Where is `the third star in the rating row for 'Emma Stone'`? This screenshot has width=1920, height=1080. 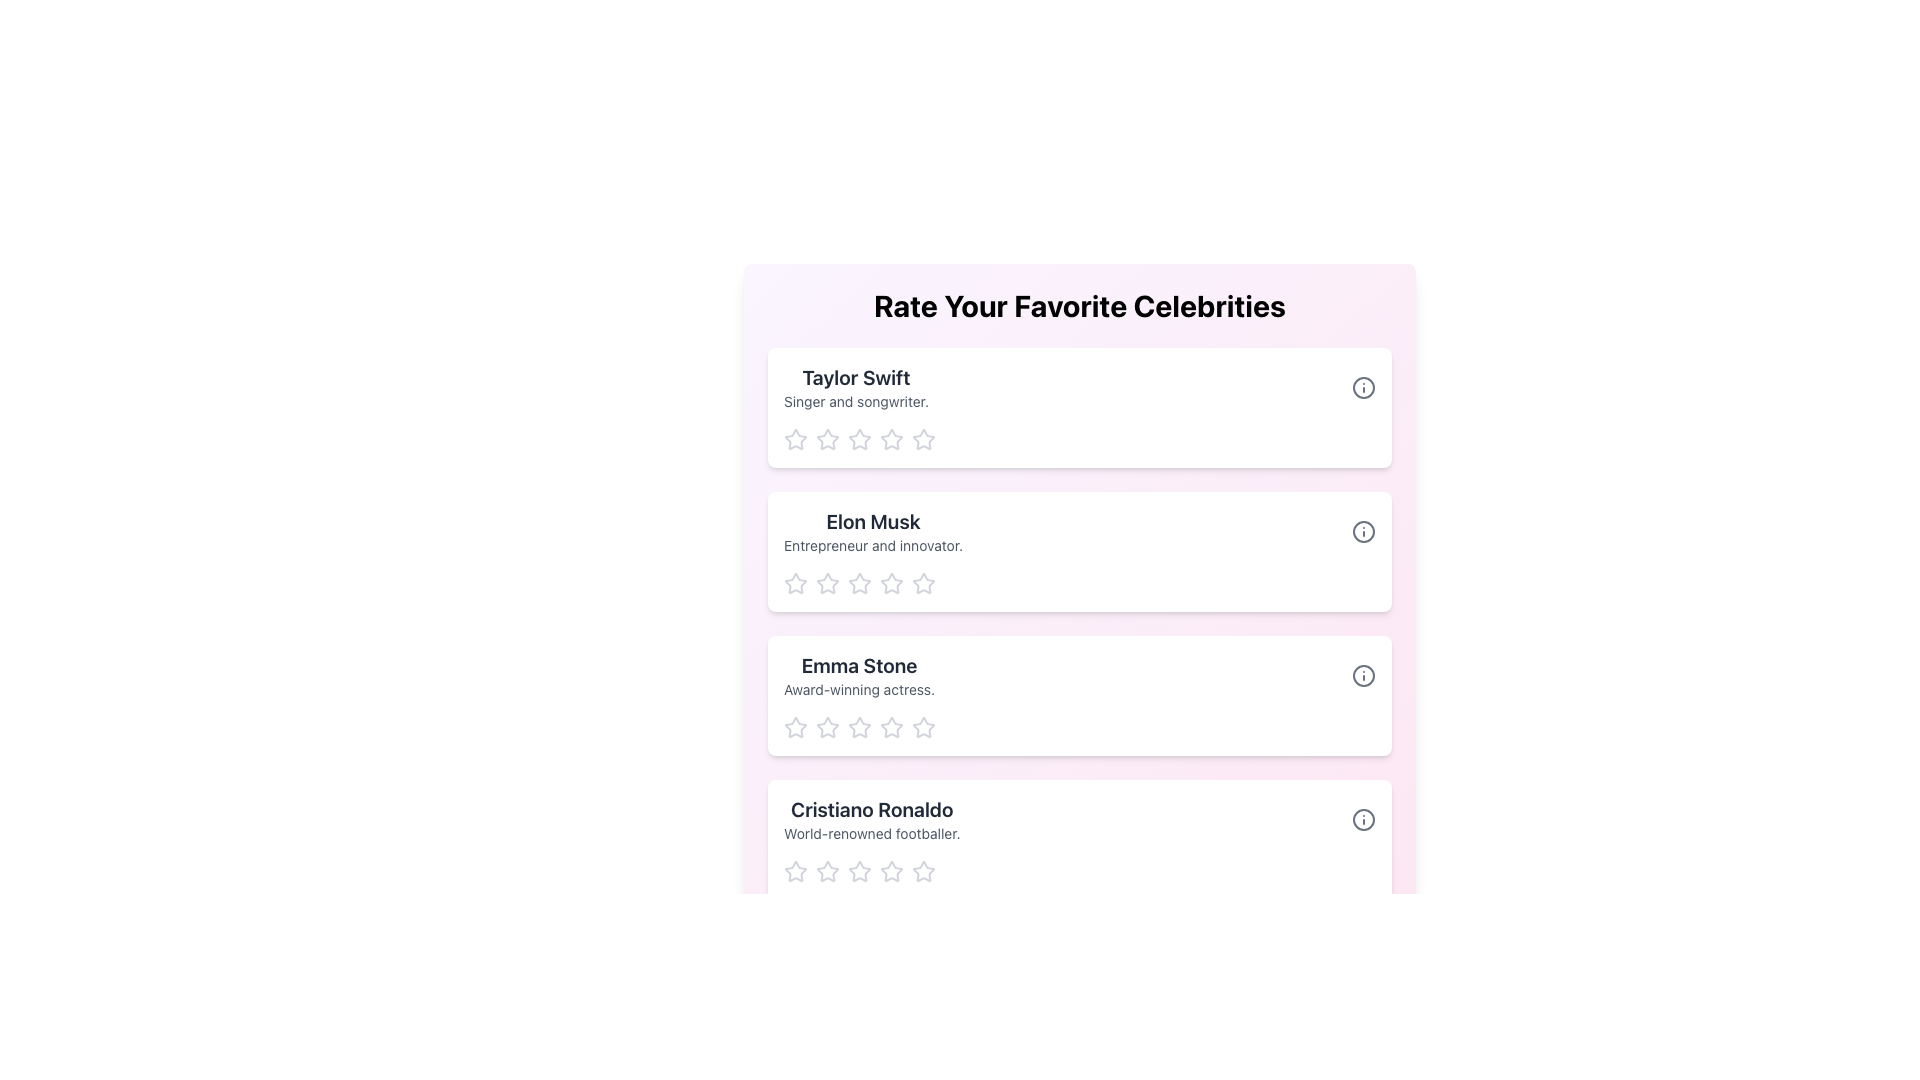
the third star in the rating row for 'Emma Stone' is located at coordinates (923, 727).